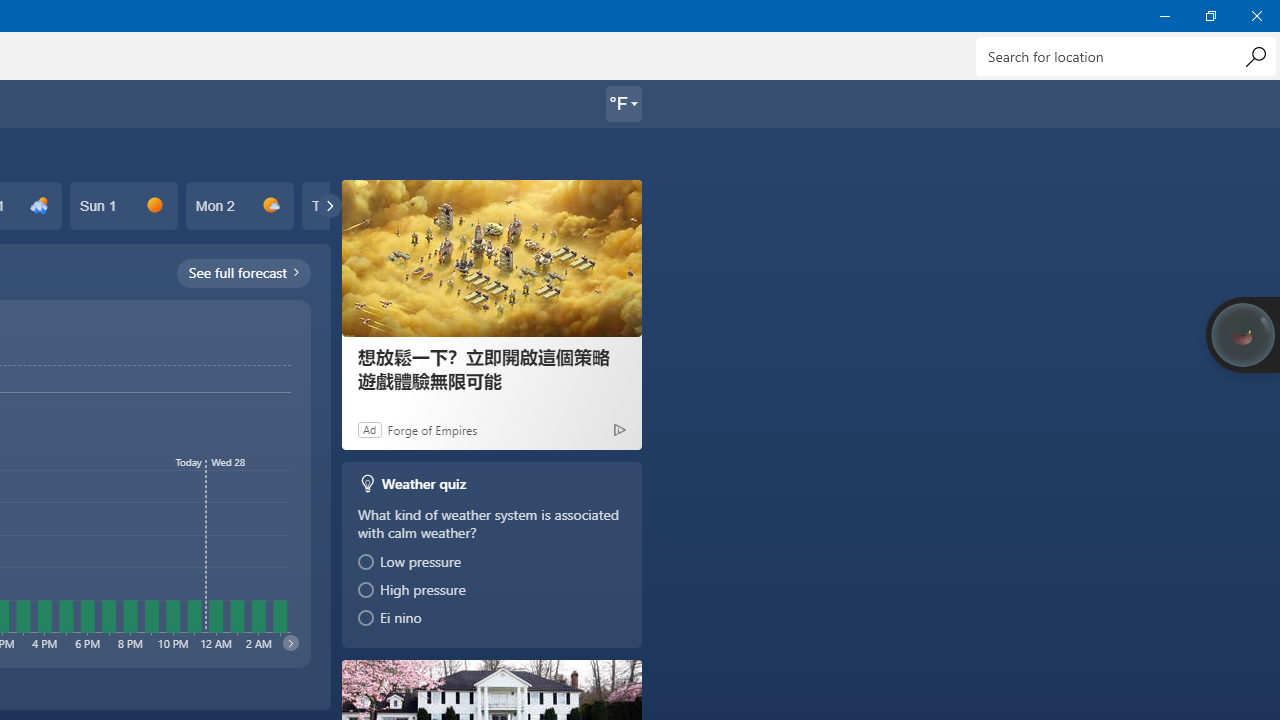  I want to click on 'Close Weather', so click(1255, 15).